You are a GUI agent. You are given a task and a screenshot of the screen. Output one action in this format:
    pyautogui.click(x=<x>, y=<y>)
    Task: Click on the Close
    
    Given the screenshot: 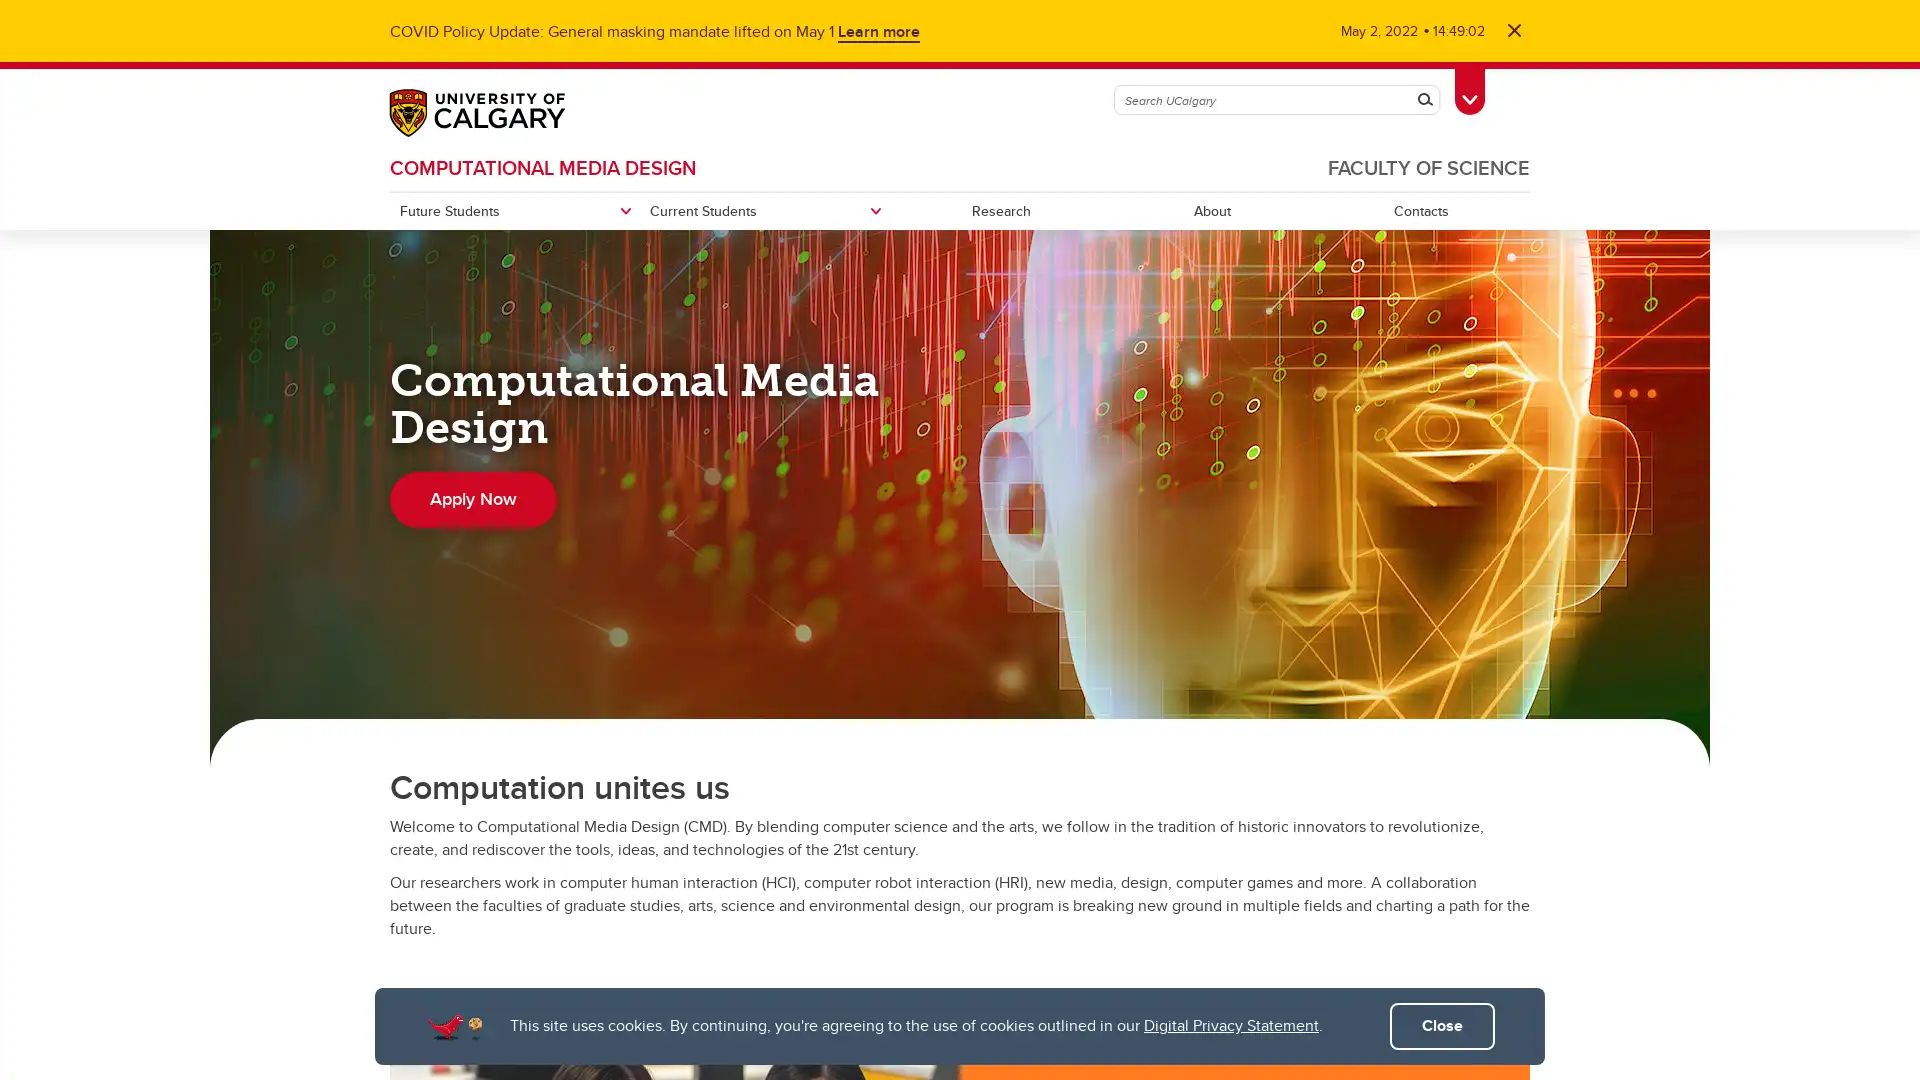 What is the action you would take?
    pyautogui.click(x=1442, y=1026)
    